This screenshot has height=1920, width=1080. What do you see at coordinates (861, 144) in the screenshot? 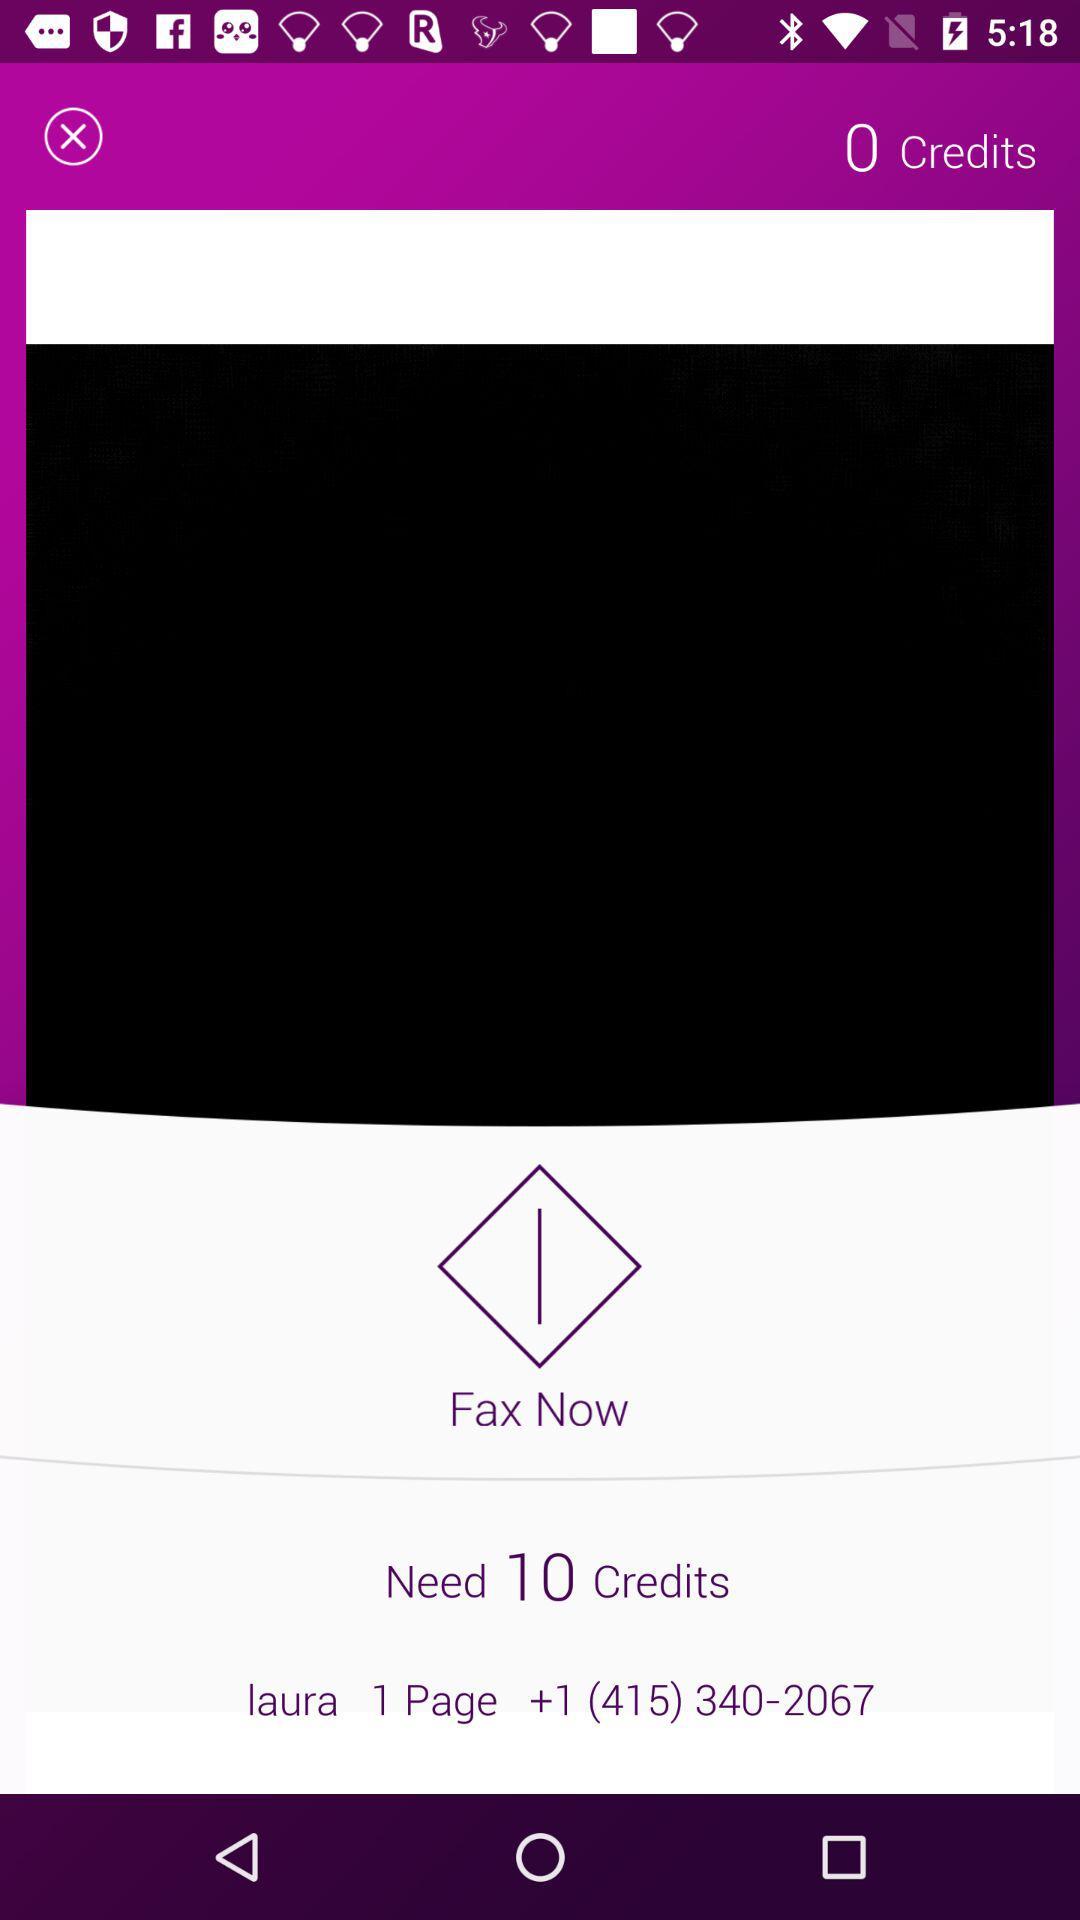
I see `0 app` at bounding box center [861, 144].